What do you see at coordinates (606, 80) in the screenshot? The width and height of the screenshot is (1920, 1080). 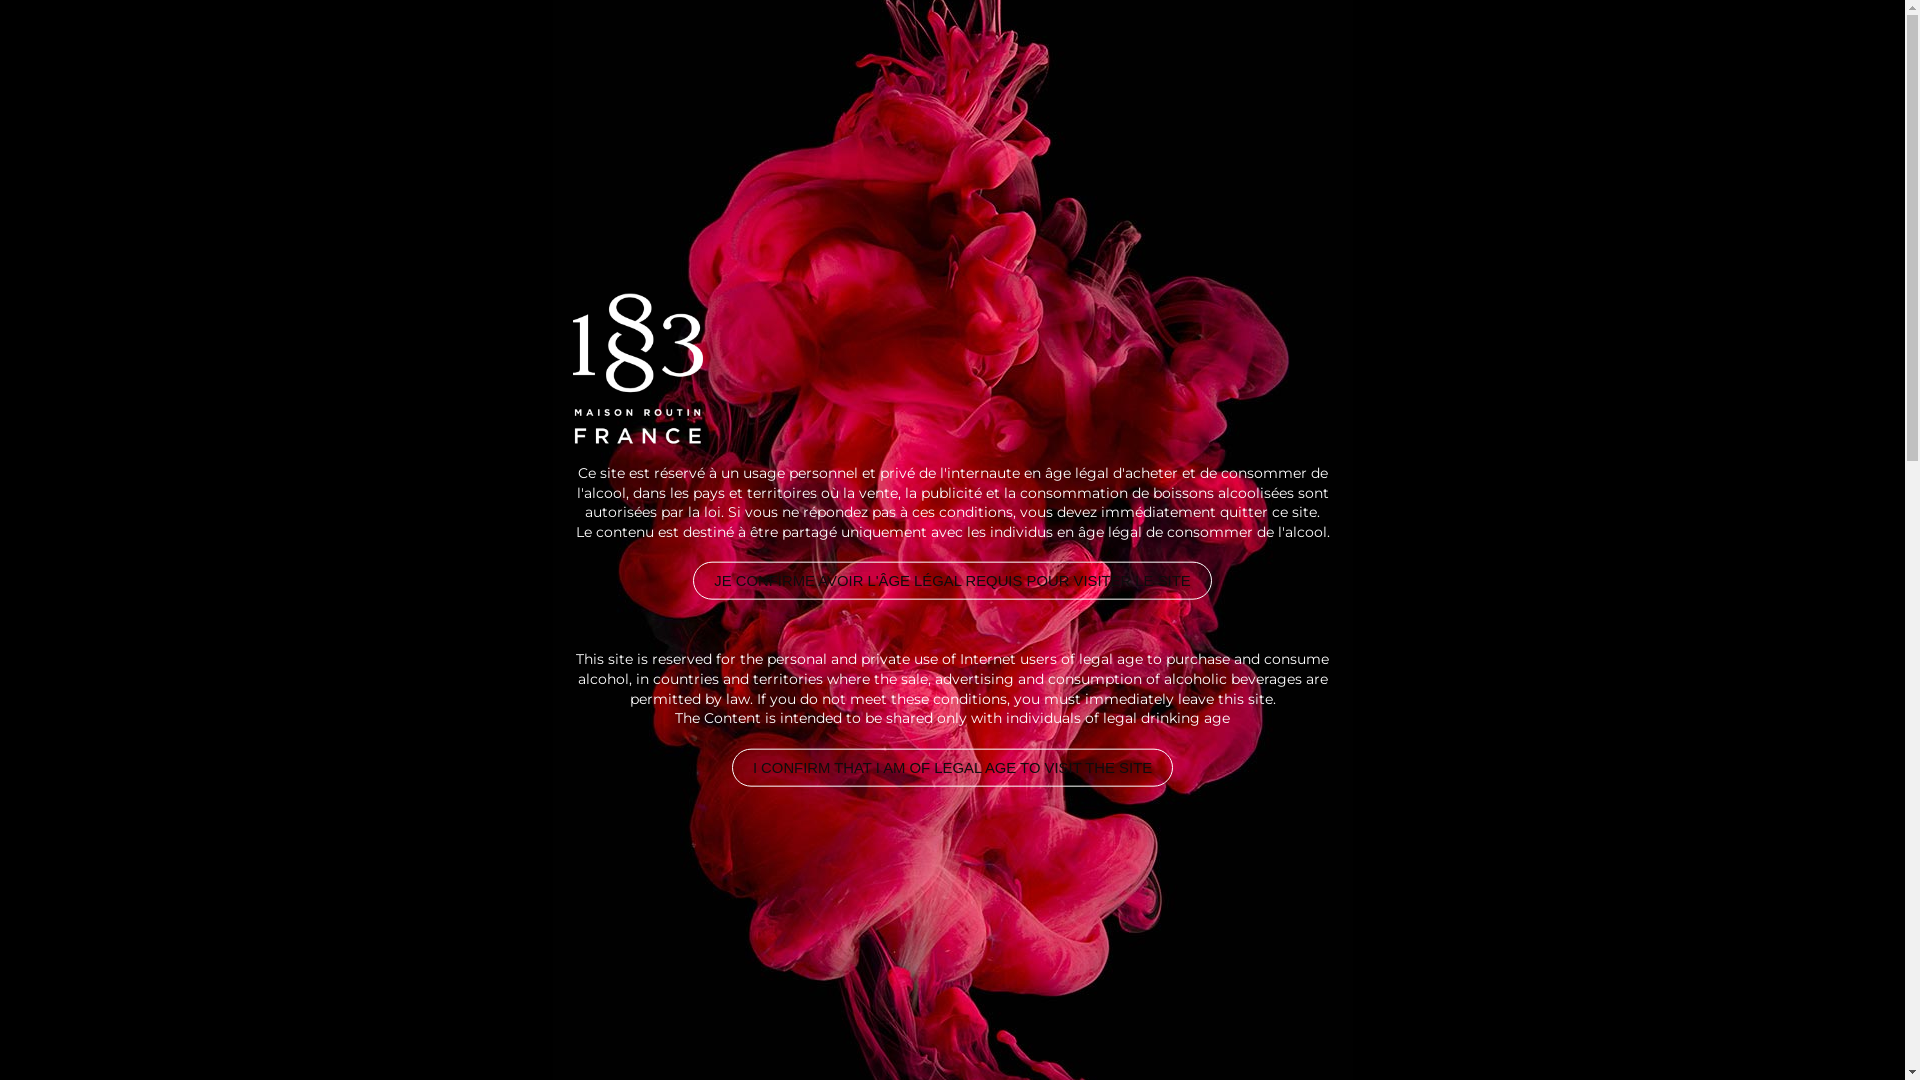 I see `'THE 1883 SIGNATURE'` at bounding box center [606, 80].